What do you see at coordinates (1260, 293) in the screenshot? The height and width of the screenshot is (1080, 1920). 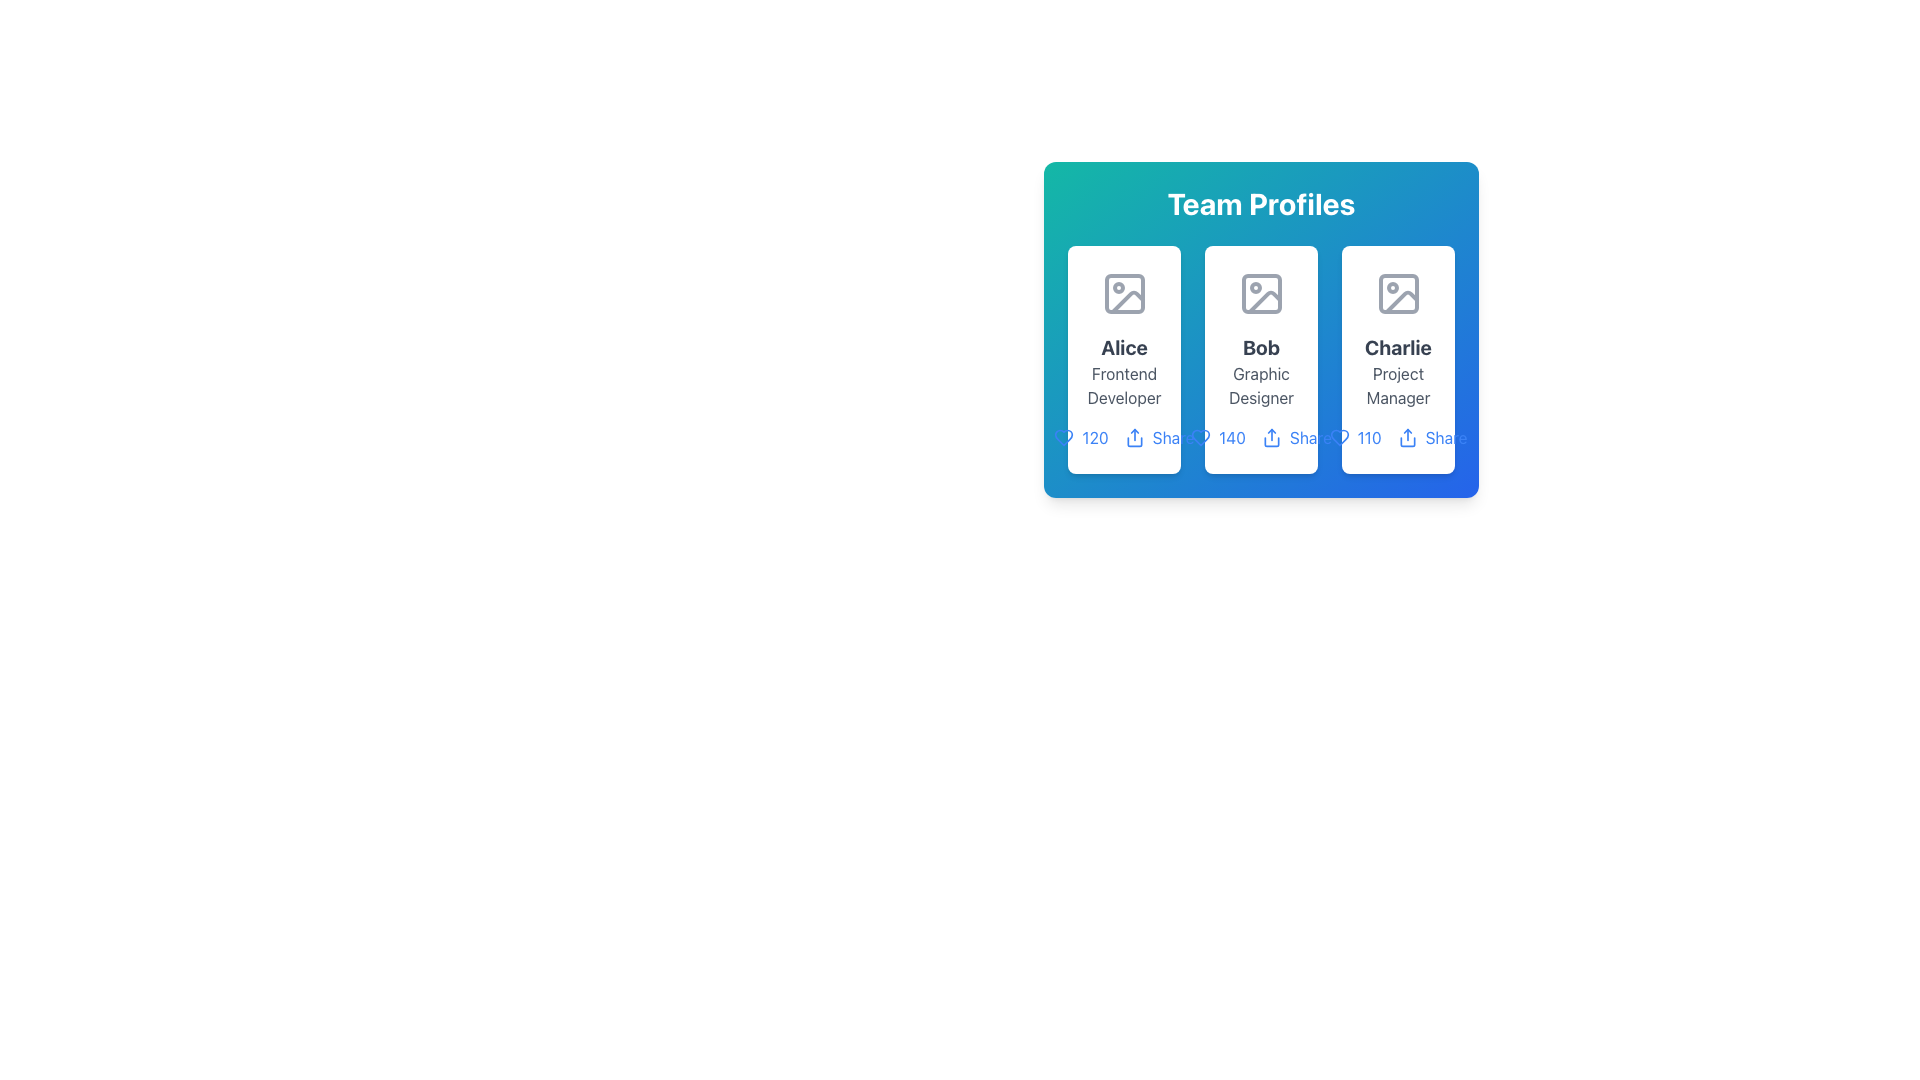 I see `the gray image placeholder icon resembling a mountain and sun, located in the second card titled 'Bob', describing a 'Graphic Designer'` at bounding box center [1260, 293].